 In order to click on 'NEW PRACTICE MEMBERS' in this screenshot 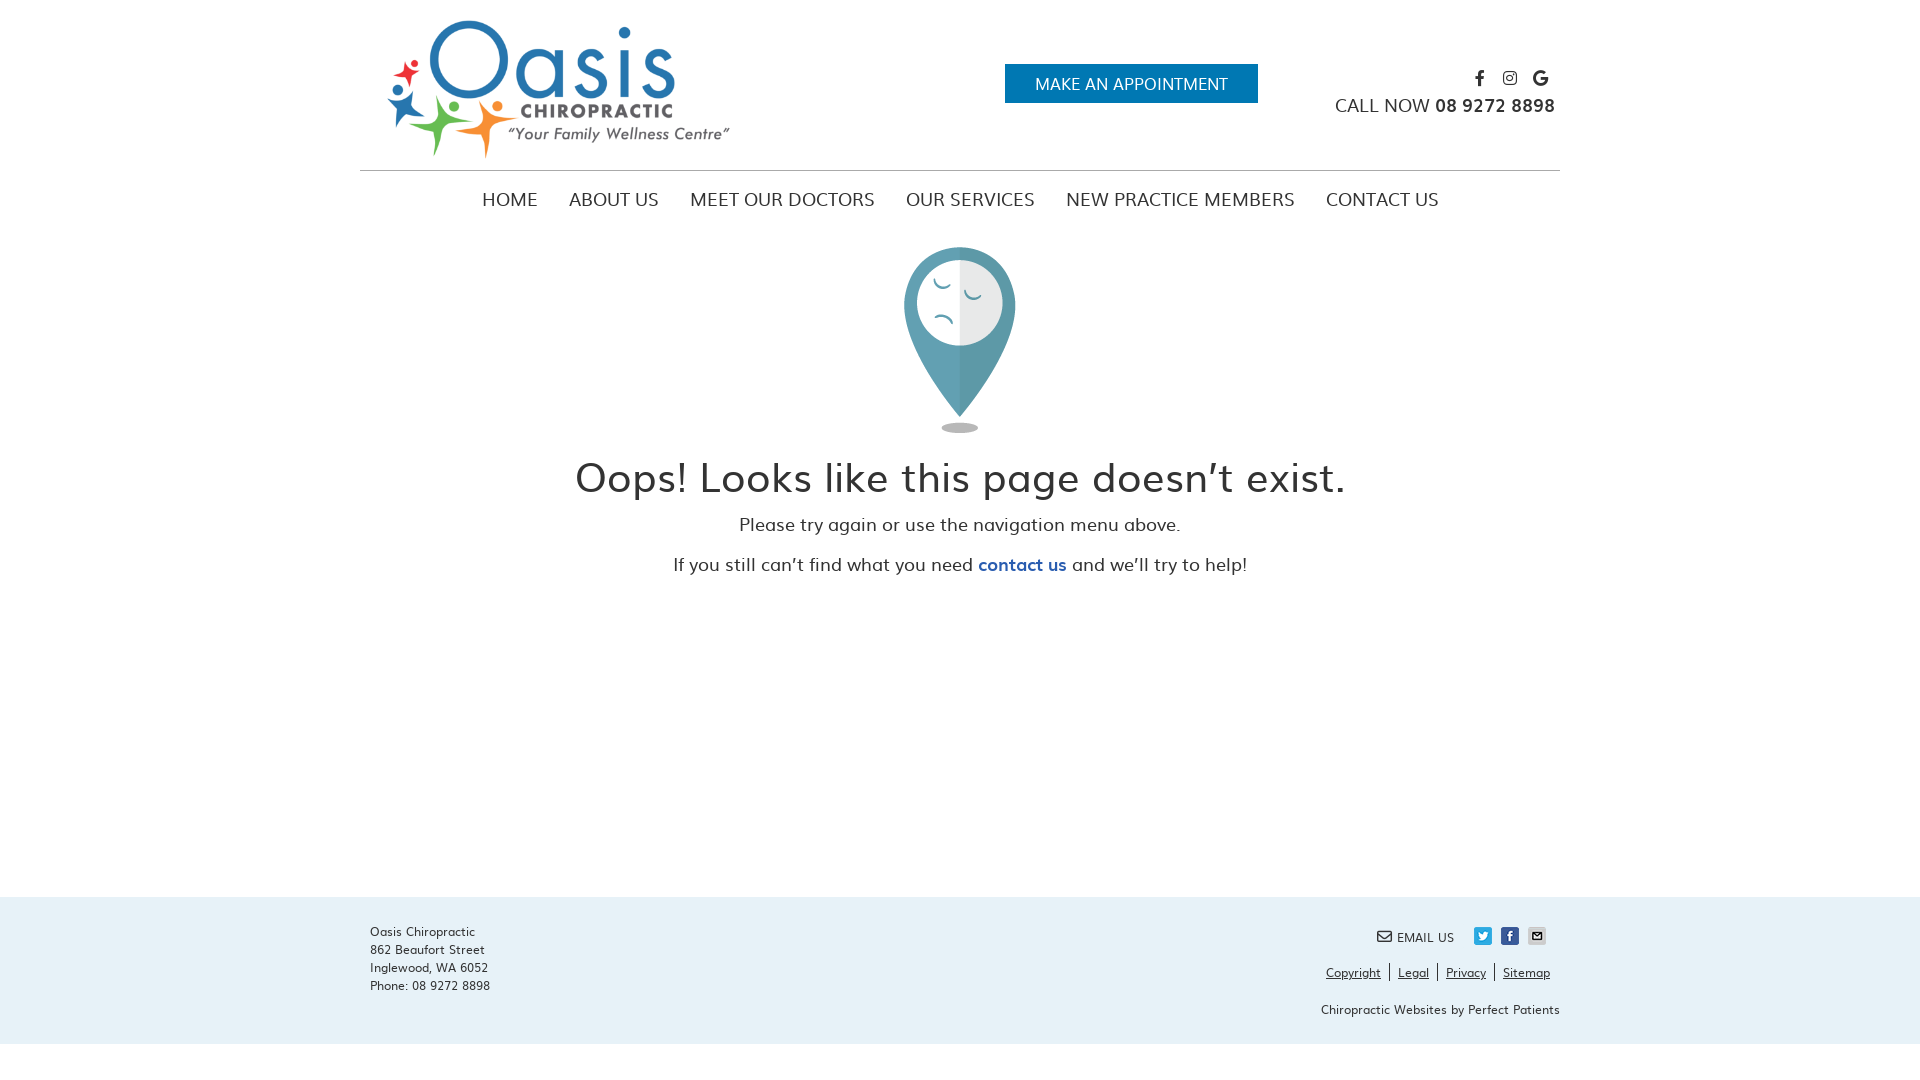, I will do `click(1180, 199)`.